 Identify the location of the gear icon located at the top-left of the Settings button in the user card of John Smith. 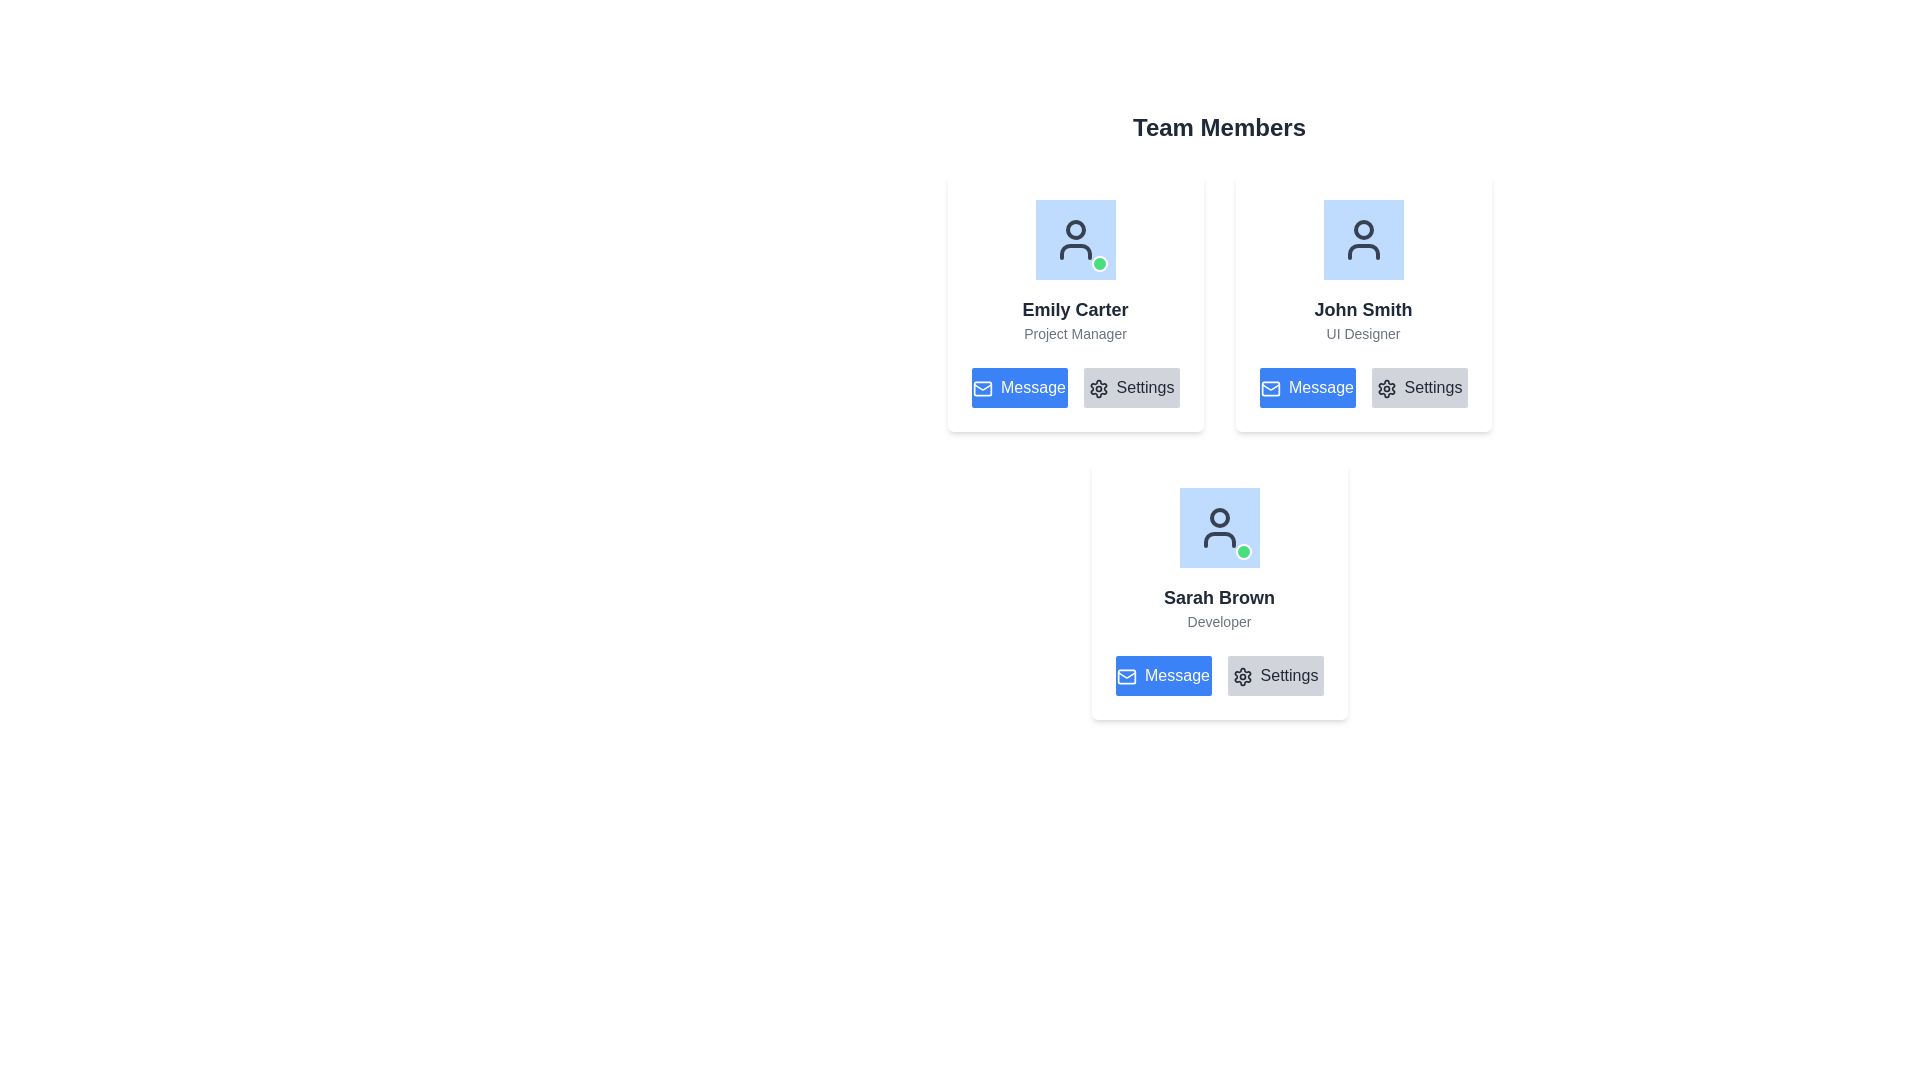
(1385, 388).